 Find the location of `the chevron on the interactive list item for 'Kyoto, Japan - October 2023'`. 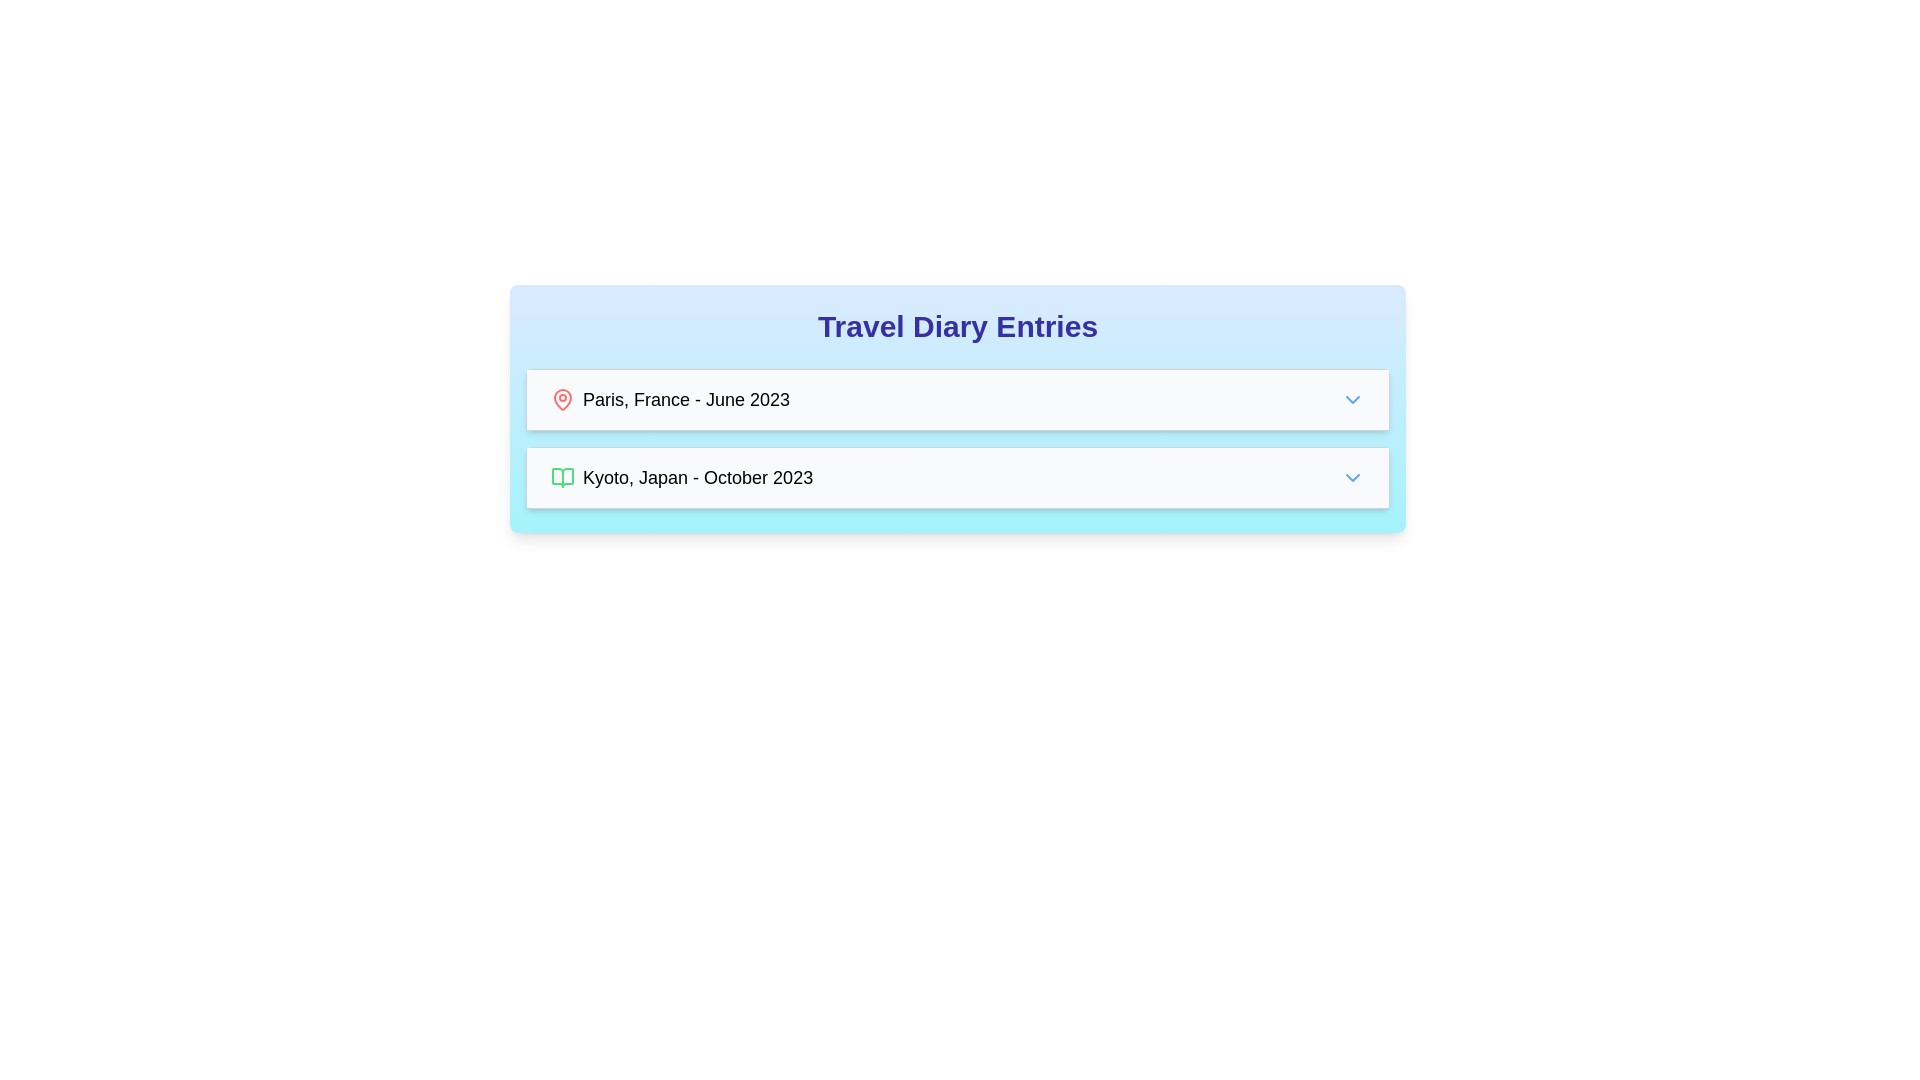

the chevron on the interactive list item for 'Kyoto, Japan - October 2023' is located at coordinates (957, 478).